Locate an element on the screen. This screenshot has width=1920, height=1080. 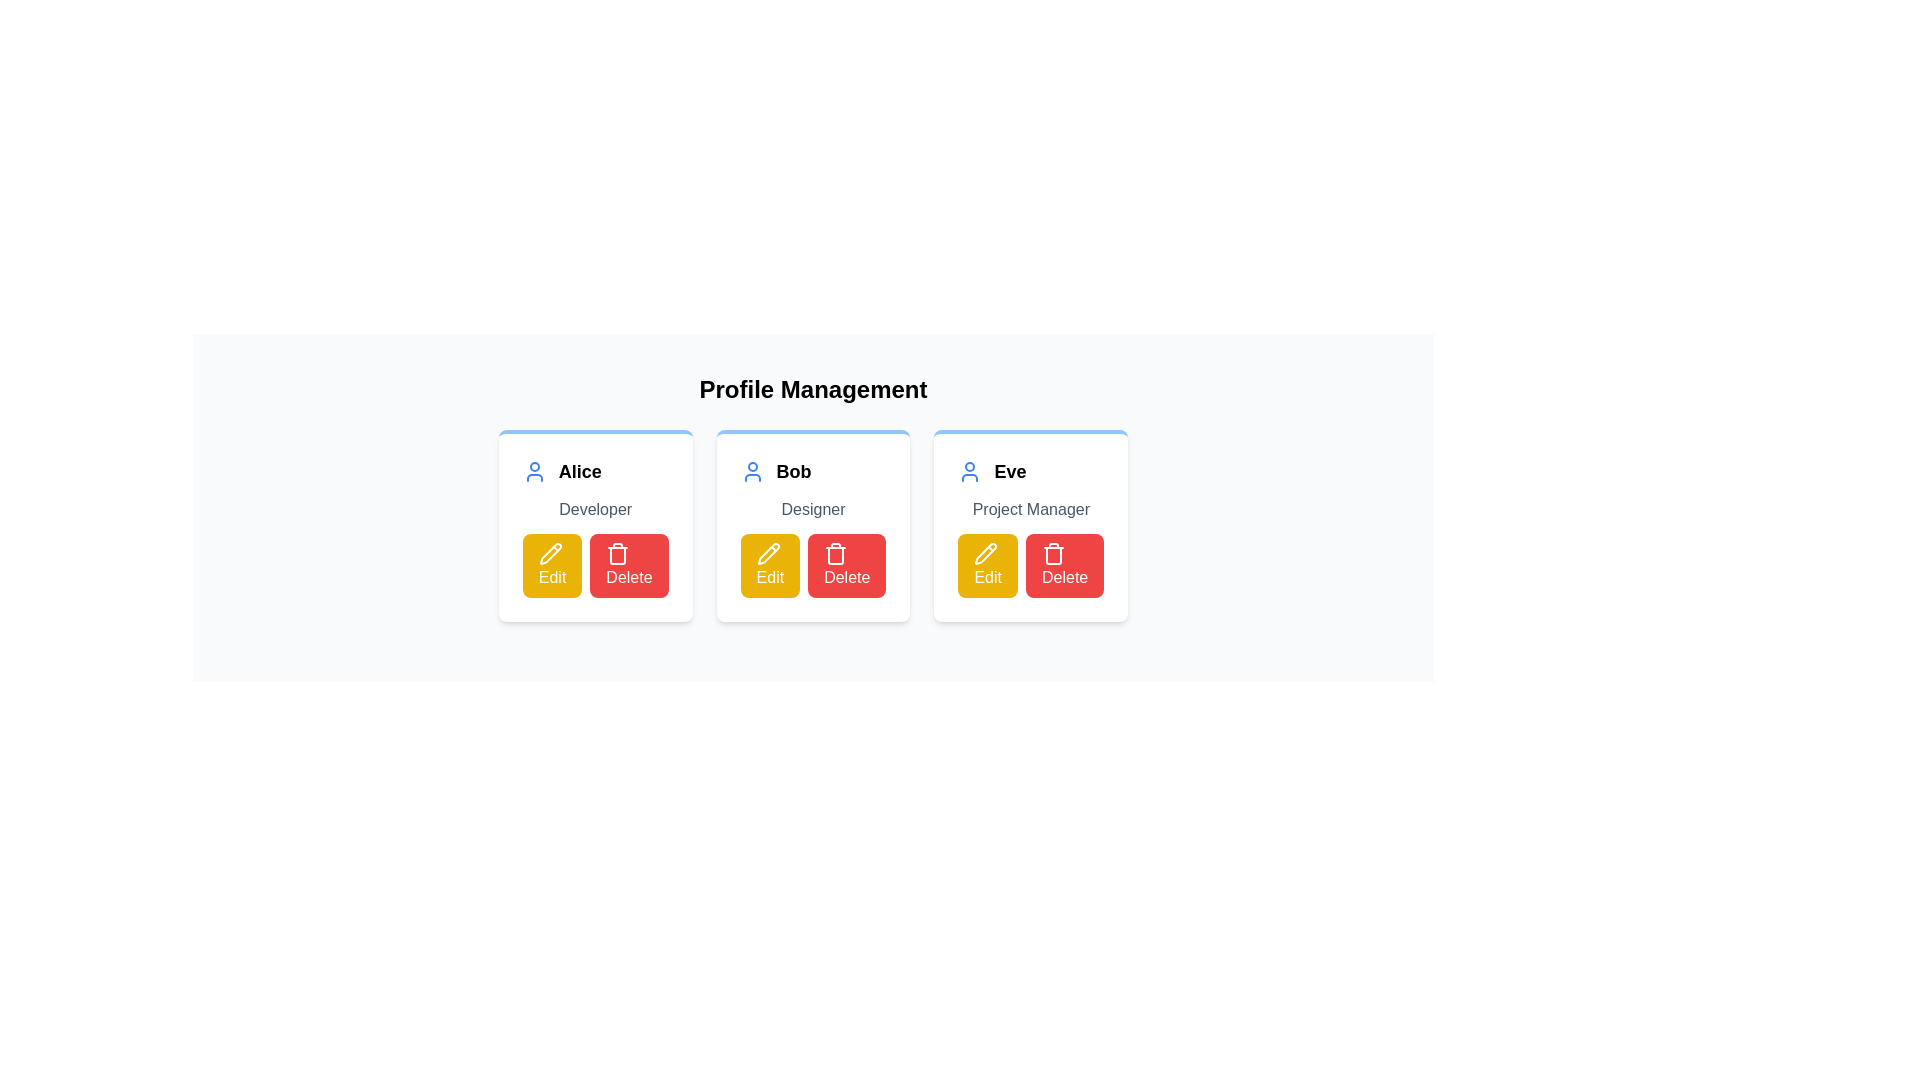
the 'Edit' button with a yellow background and white text located at the bottom-right section of the 'Eve - Project Manager' card to enter edit mode is located at coordinates (1031, 566).